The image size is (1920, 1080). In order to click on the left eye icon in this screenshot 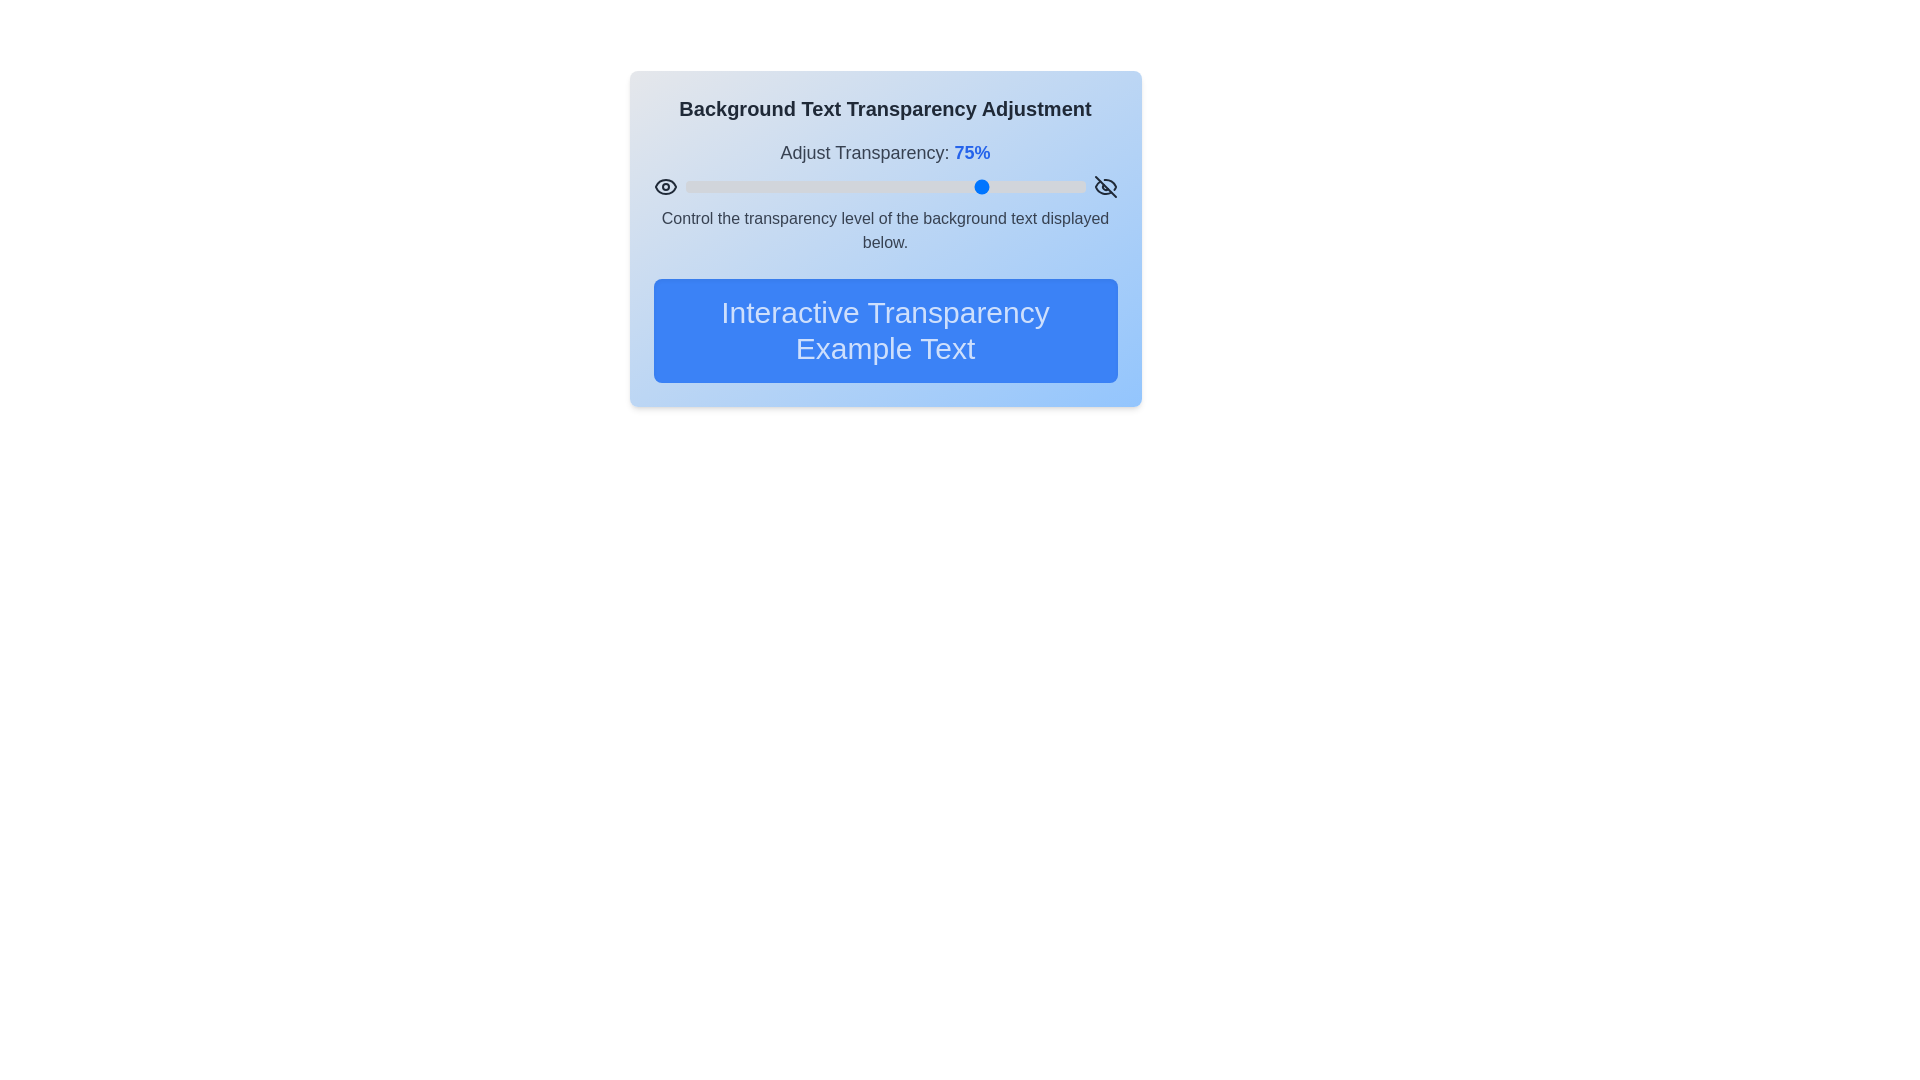, I will do `click(665, 186)`.